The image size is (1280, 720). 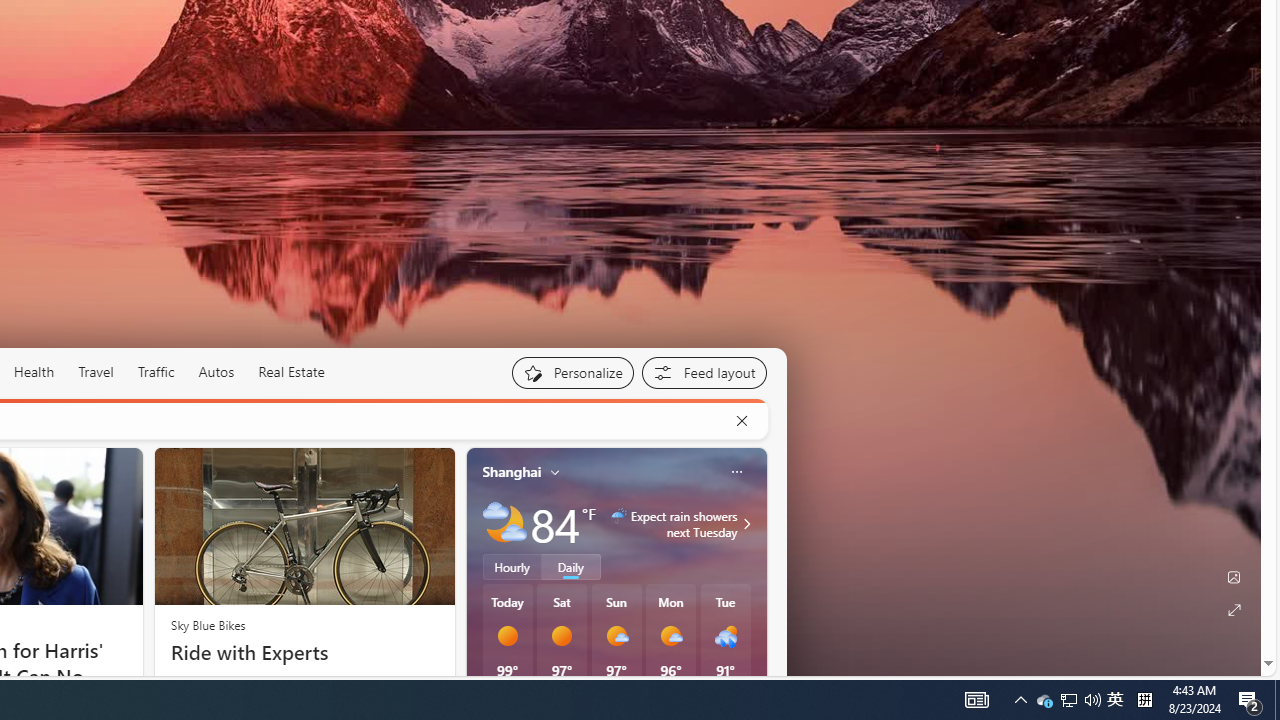 I want to click on 'Traffic', so click(x=154, y=371).